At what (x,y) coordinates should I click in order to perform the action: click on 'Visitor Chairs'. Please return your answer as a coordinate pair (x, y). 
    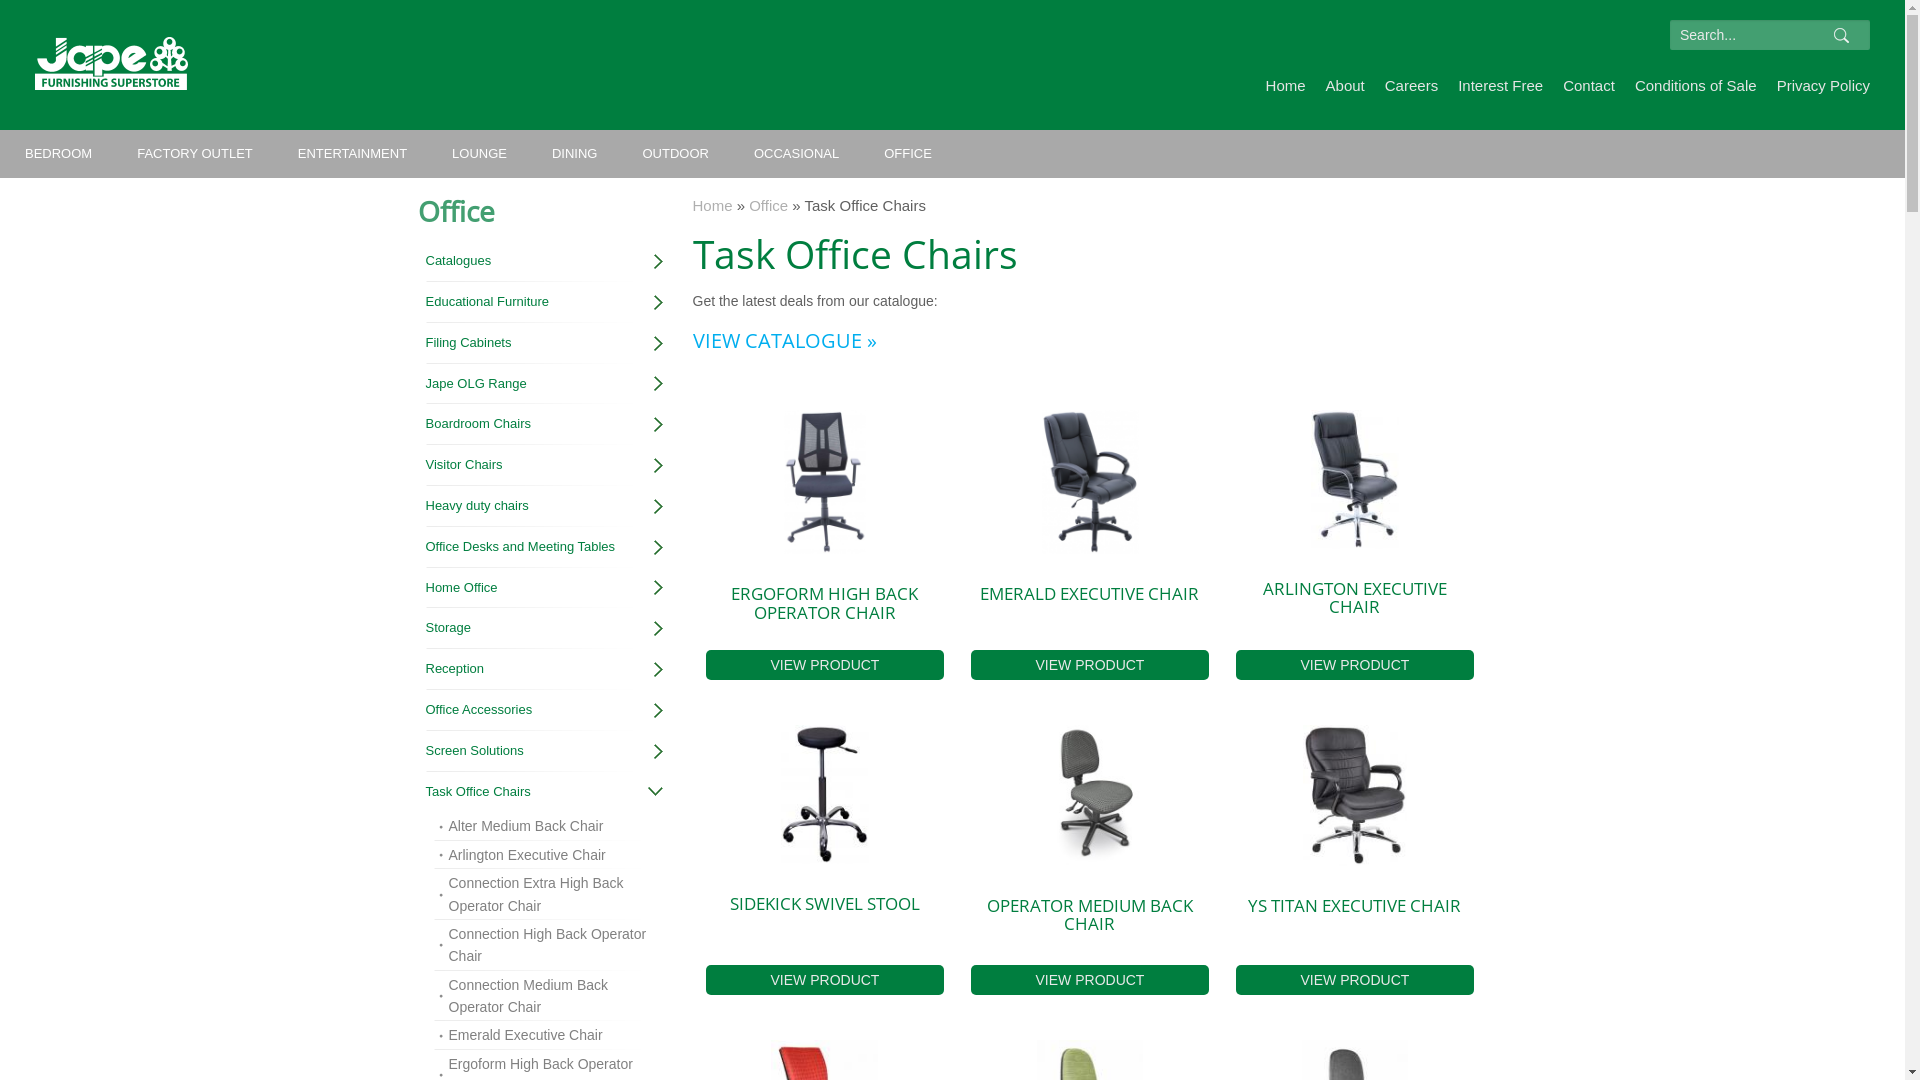
    Looking at the image, I should click on (425, 465).